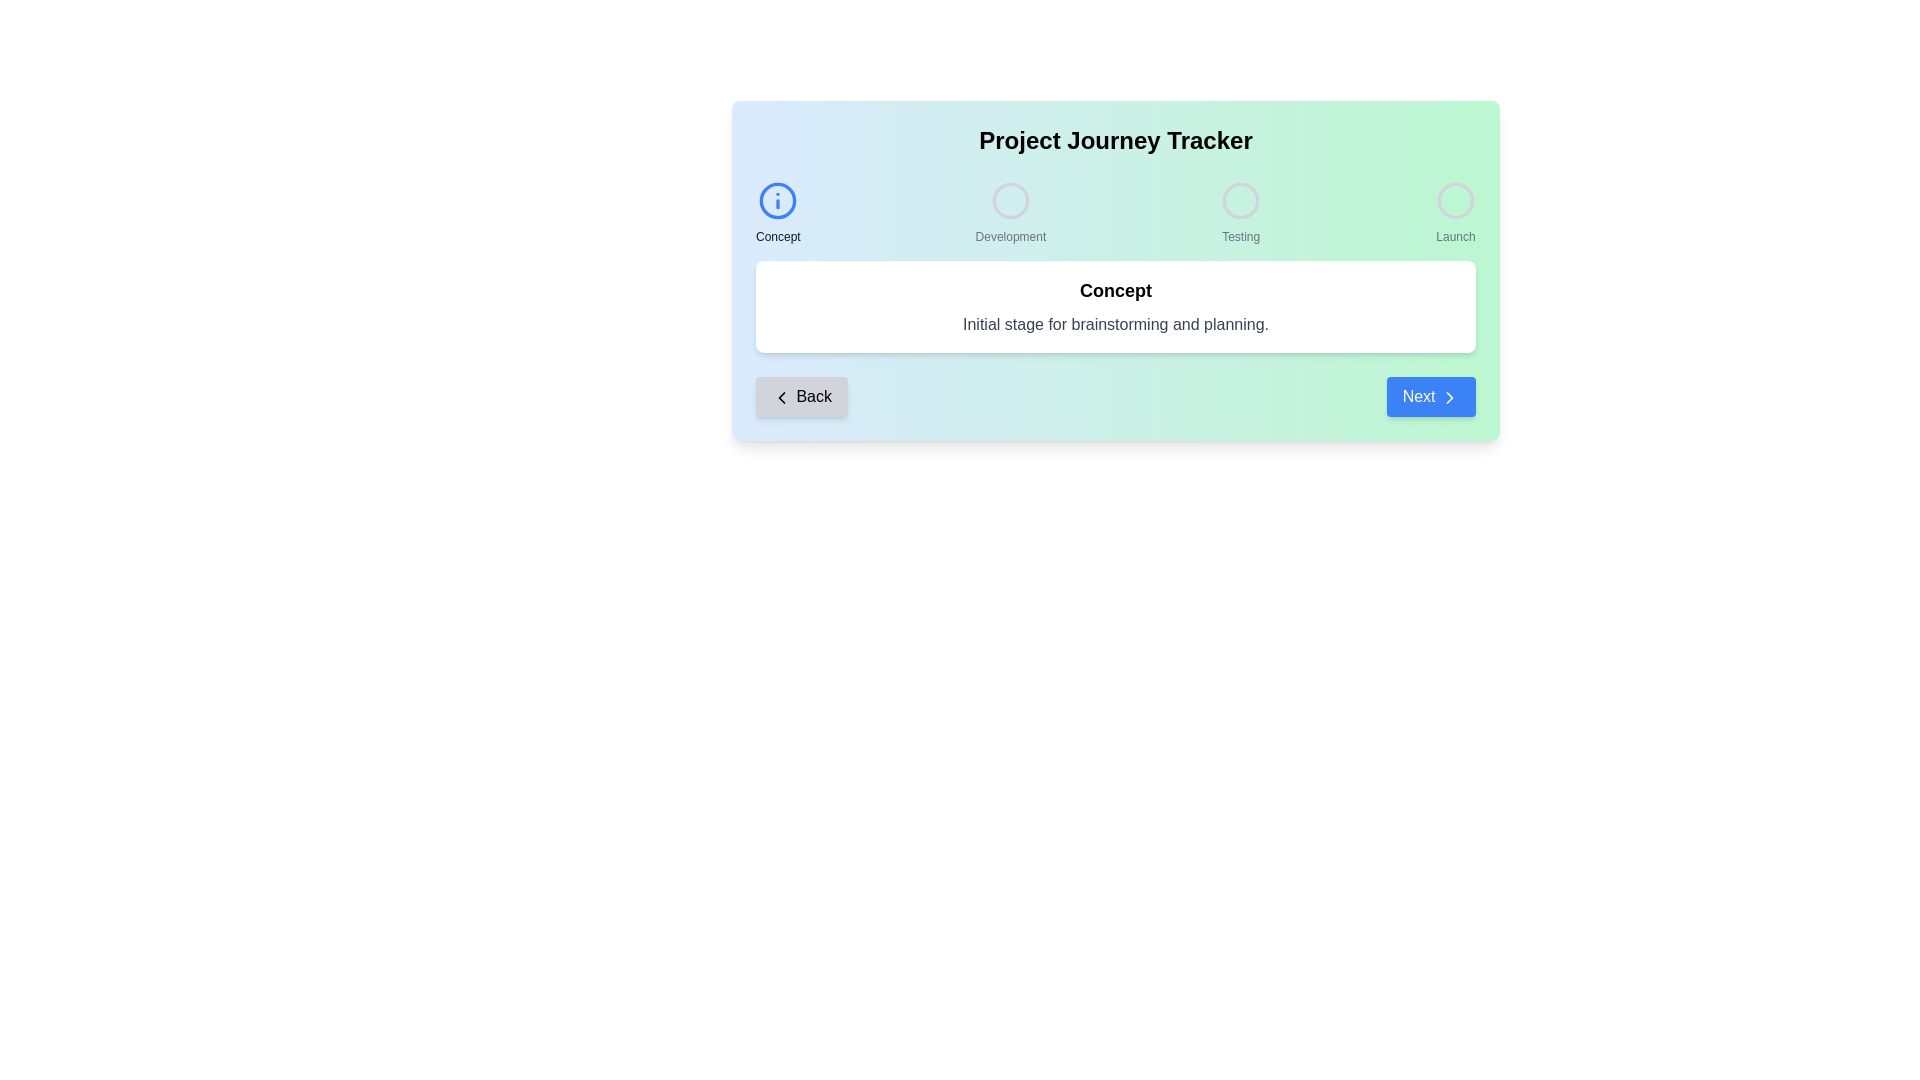 This screenshot has height=1080, width=1920. What do you see at coordinates (1240, 200) in the screenshot?
I see `the state of the third step indicator in the progress layout, which represents the 'Testing' stage` at bounding box center [1240, 200].